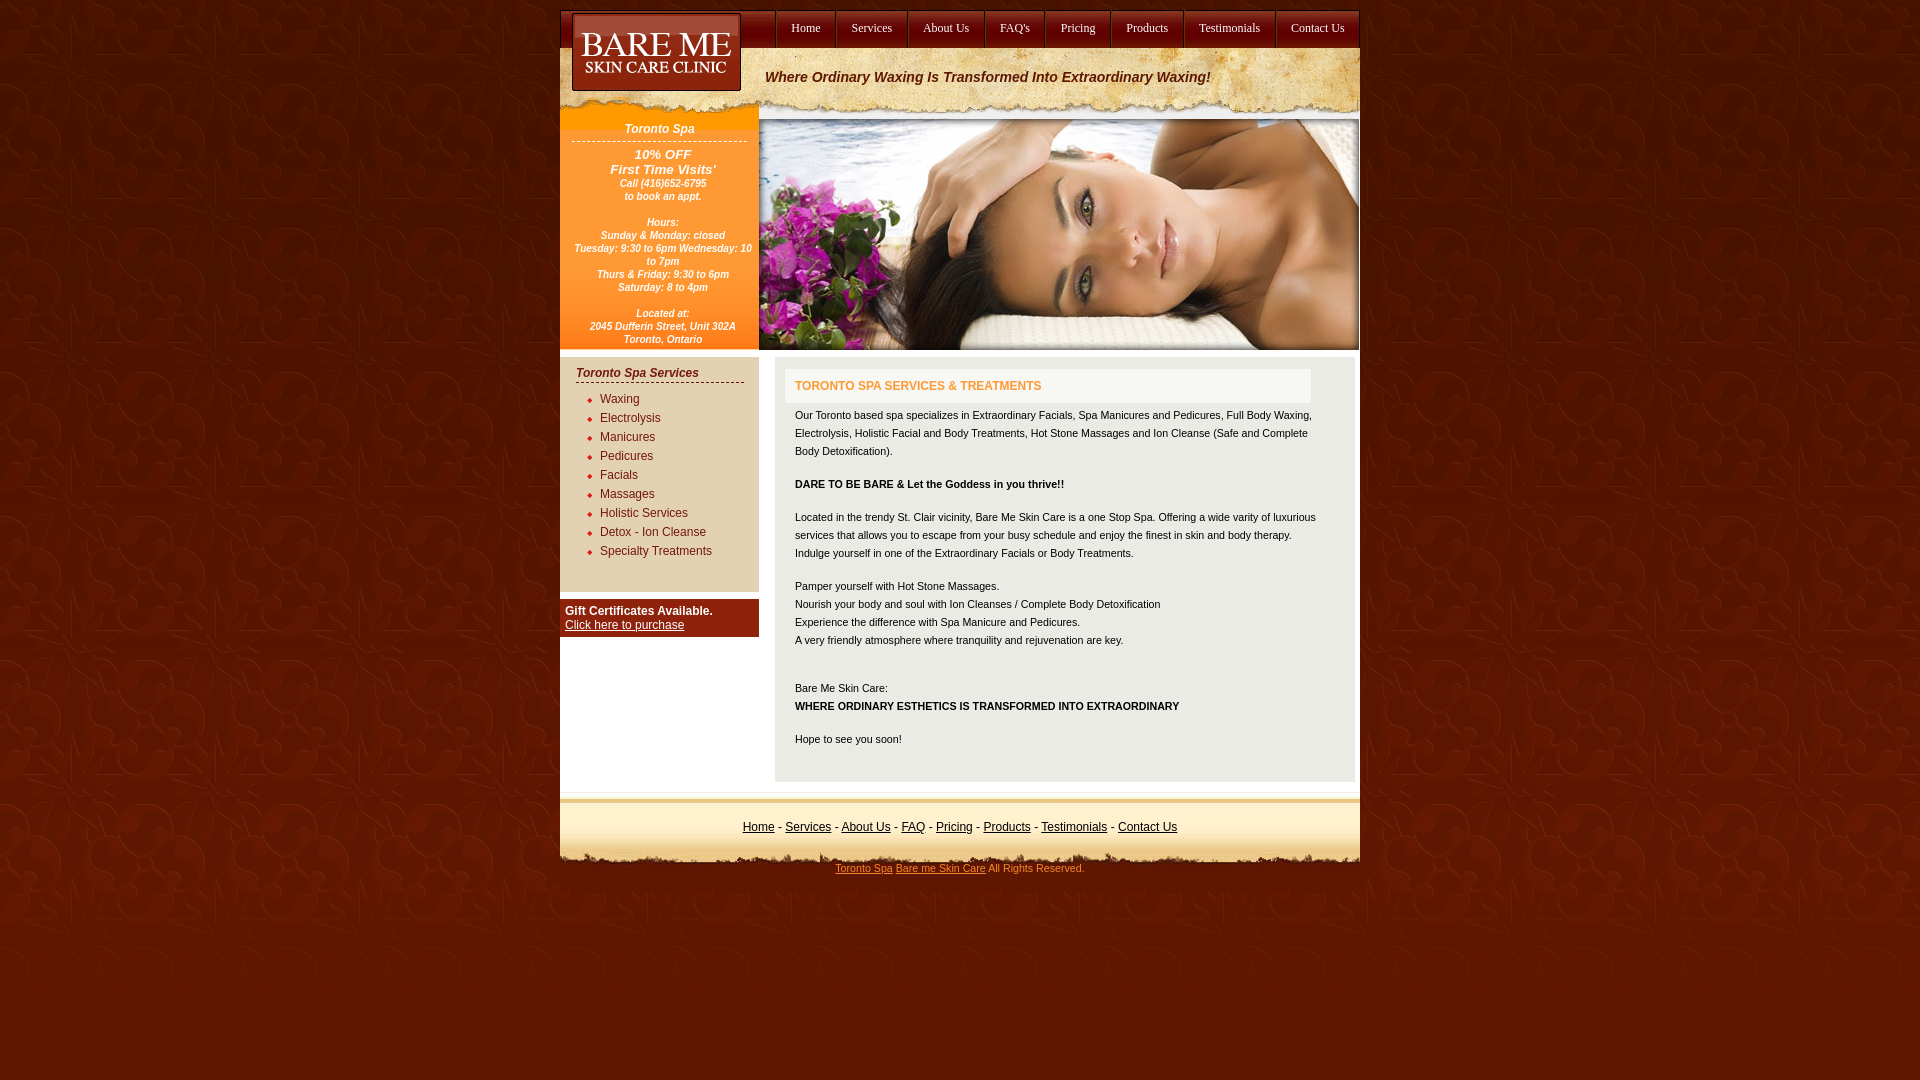 The width and height of the screenshot is (1920, 1080). Describe the element at coordinates (953, 826) in the screenshot. I see `'Pricing'` at that location.